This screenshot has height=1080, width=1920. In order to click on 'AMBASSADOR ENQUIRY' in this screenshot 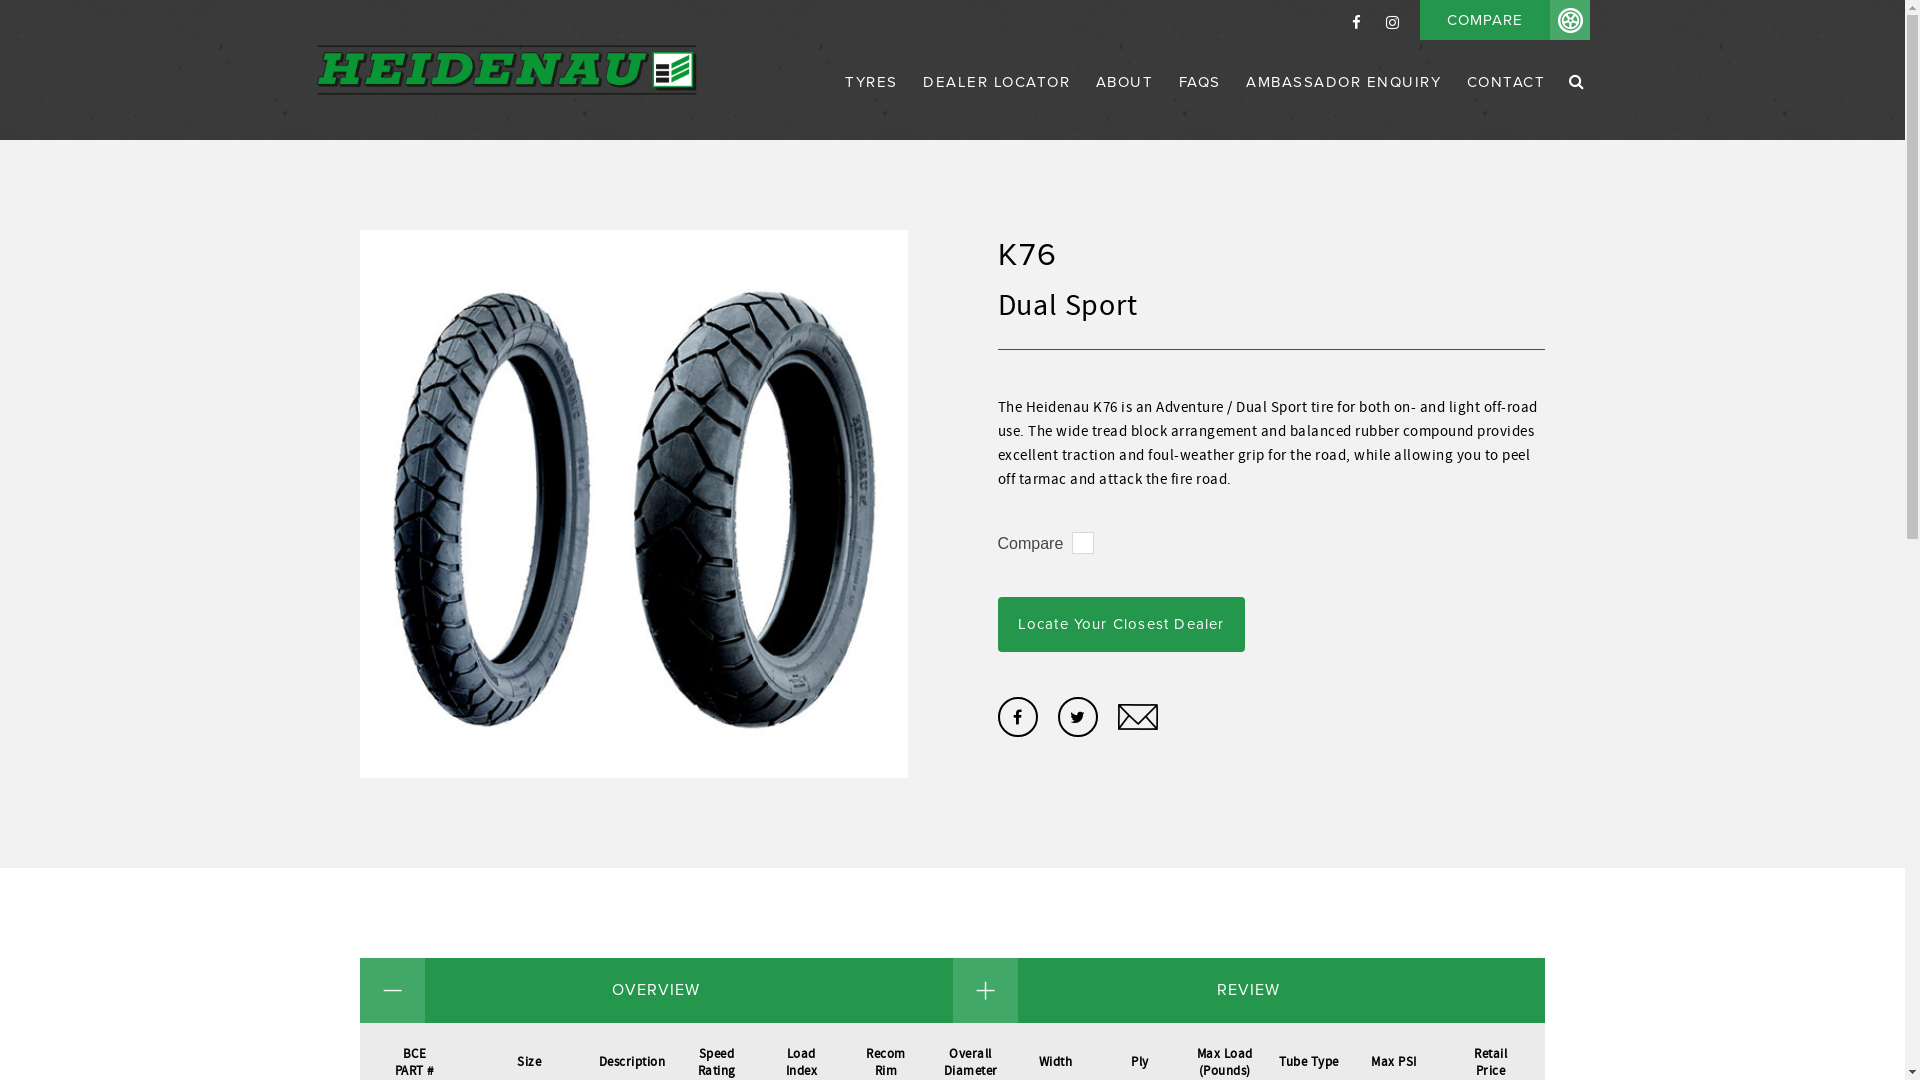, I will do `click(1343, 104)`.